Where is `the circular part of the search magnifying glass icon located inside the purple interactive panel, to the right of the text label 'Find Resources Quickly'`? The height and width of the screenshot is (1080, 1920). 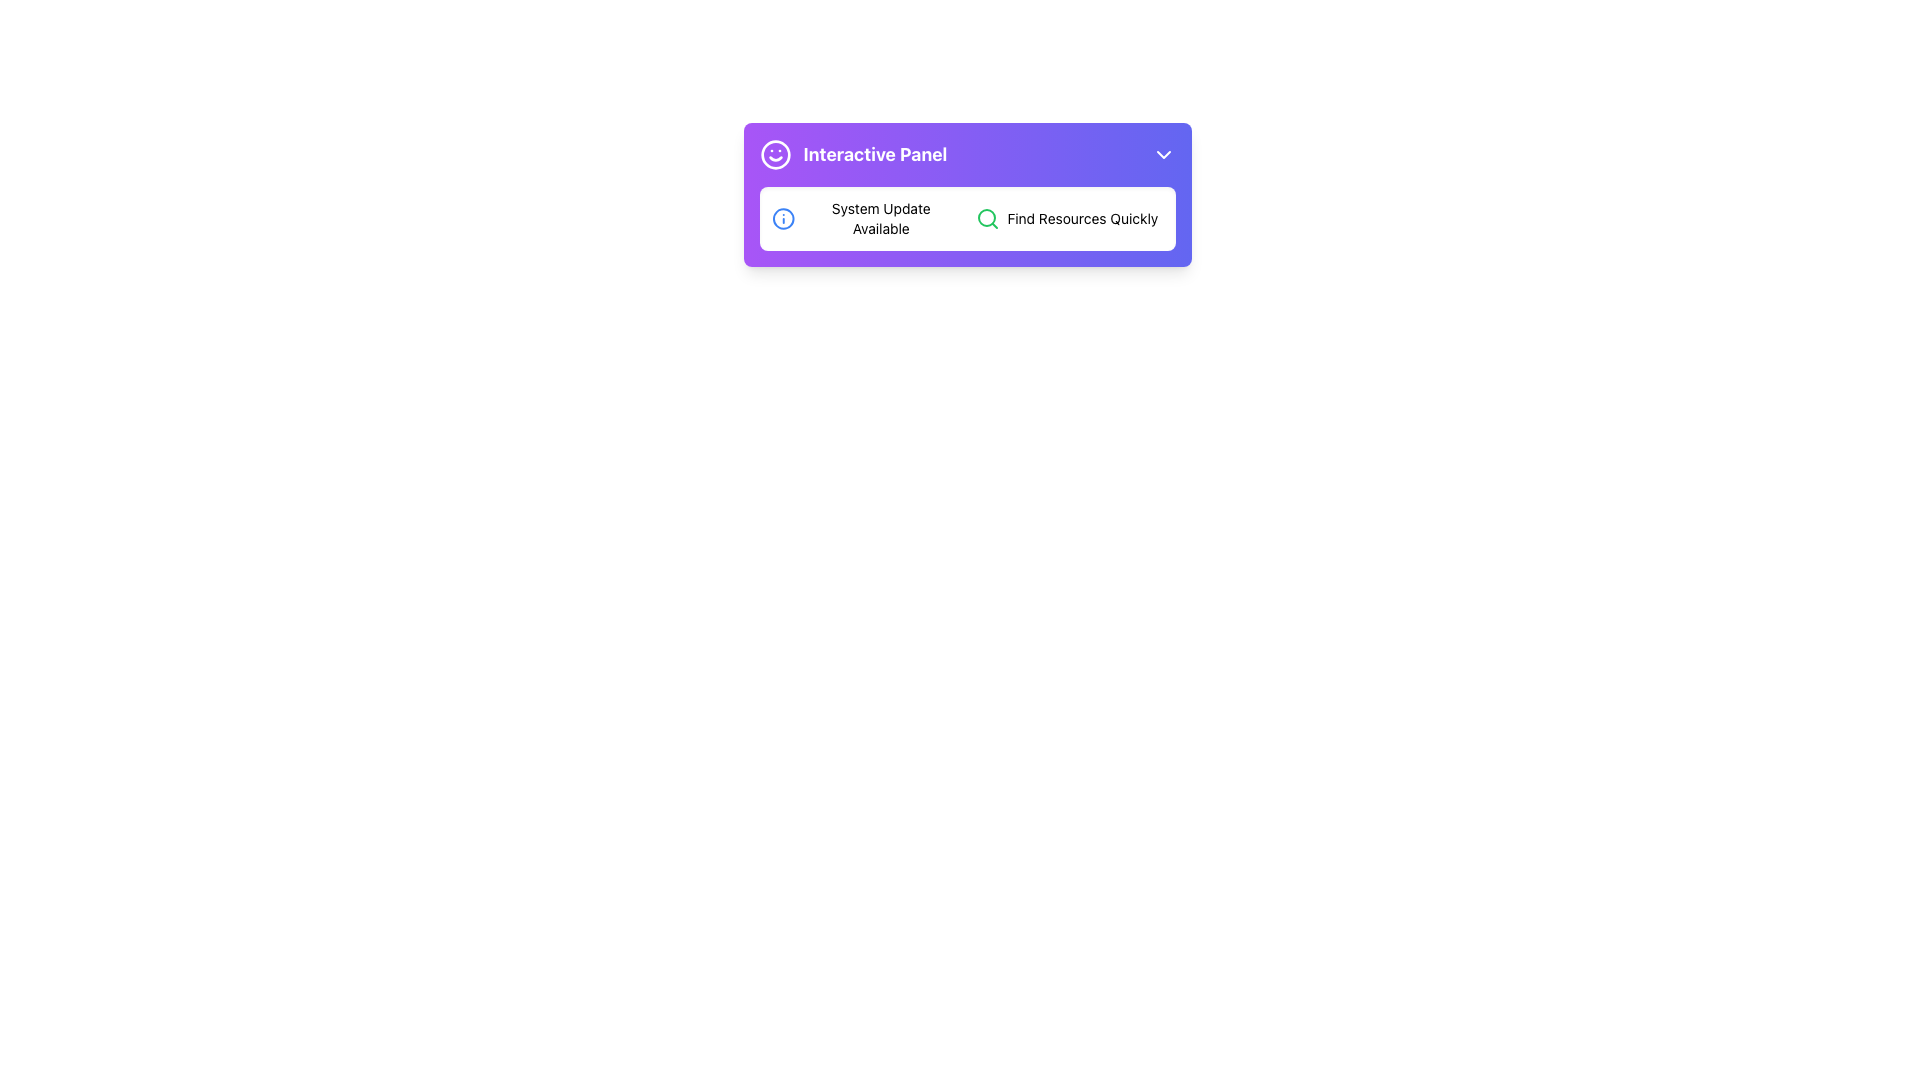 the circular part of the search magnifying glass icon located inside the purple interactive panel, to the right of the text label 'Find Resources Quickly' is located at coordinates (986, 218).